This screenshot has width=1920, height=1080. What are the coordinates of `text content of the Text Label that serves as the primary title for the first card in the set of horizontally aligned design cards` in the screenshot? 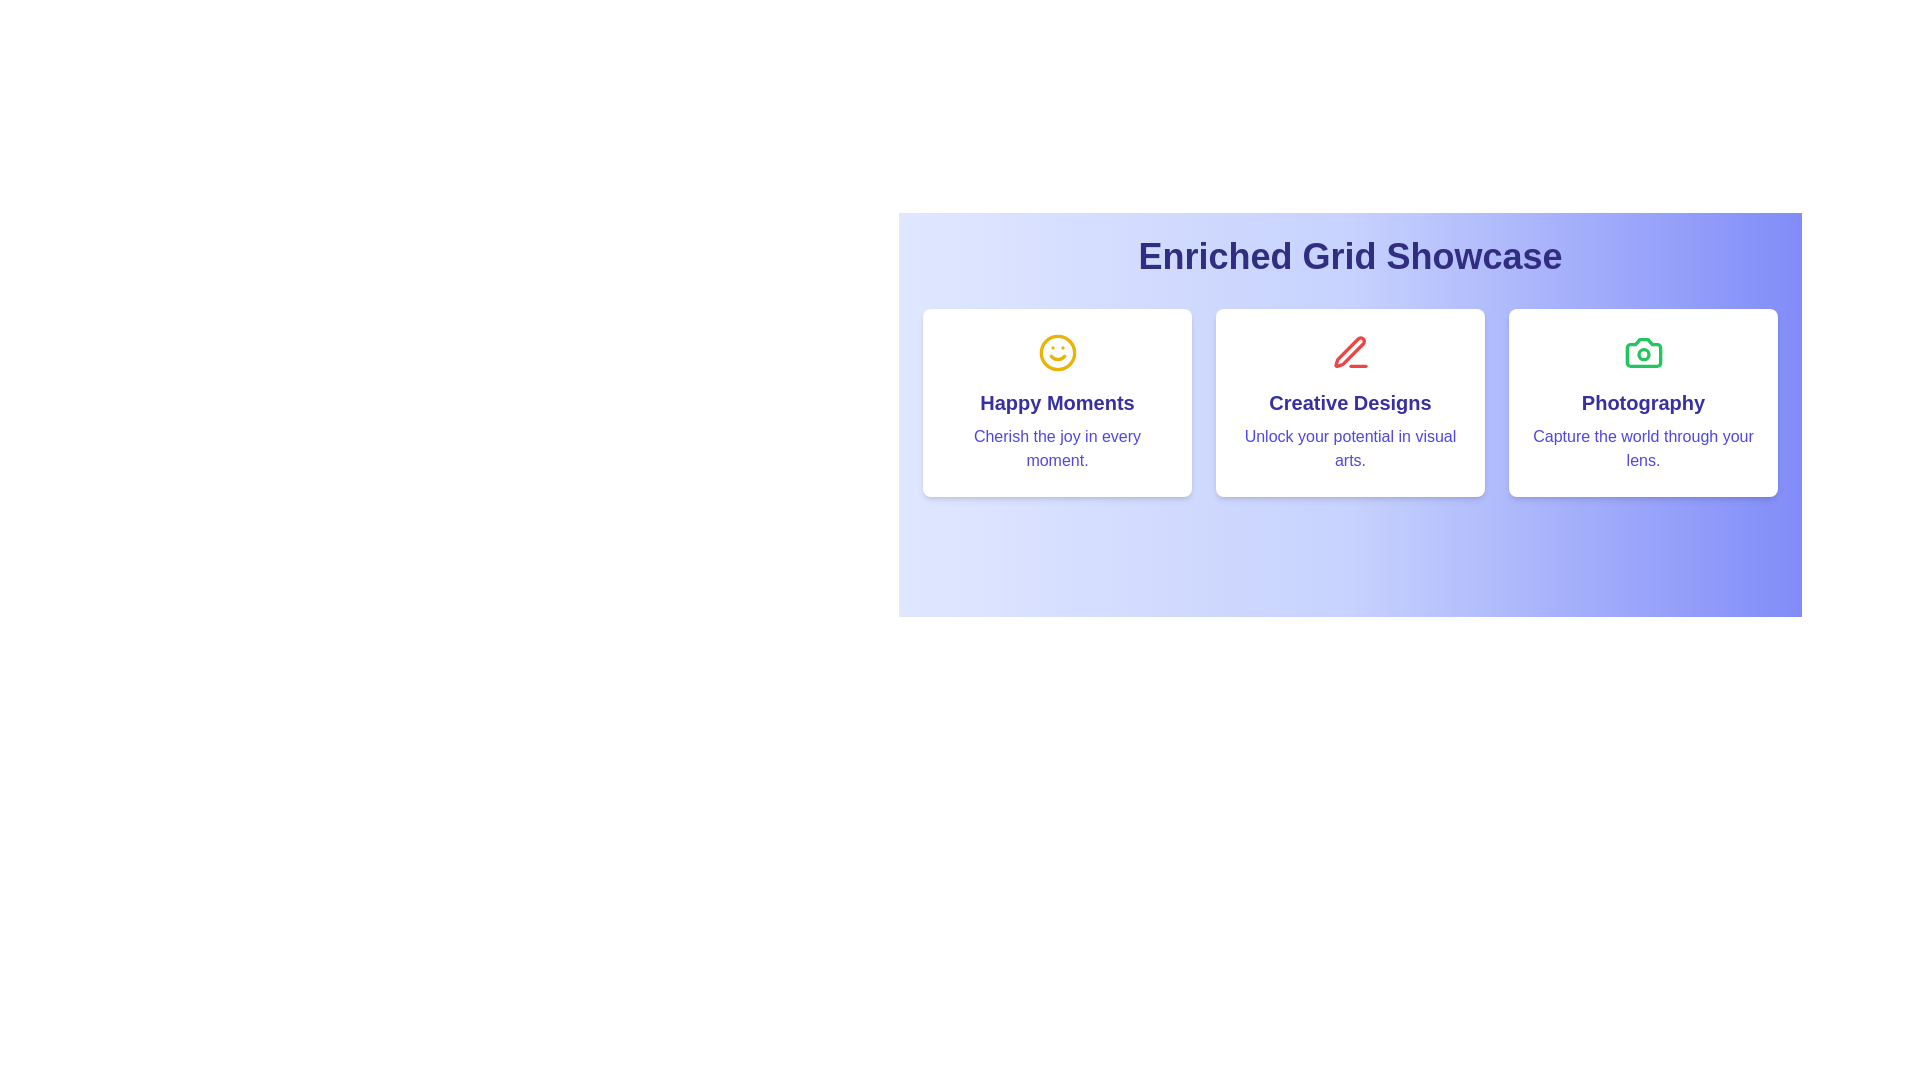 It's located at (1056, 402).